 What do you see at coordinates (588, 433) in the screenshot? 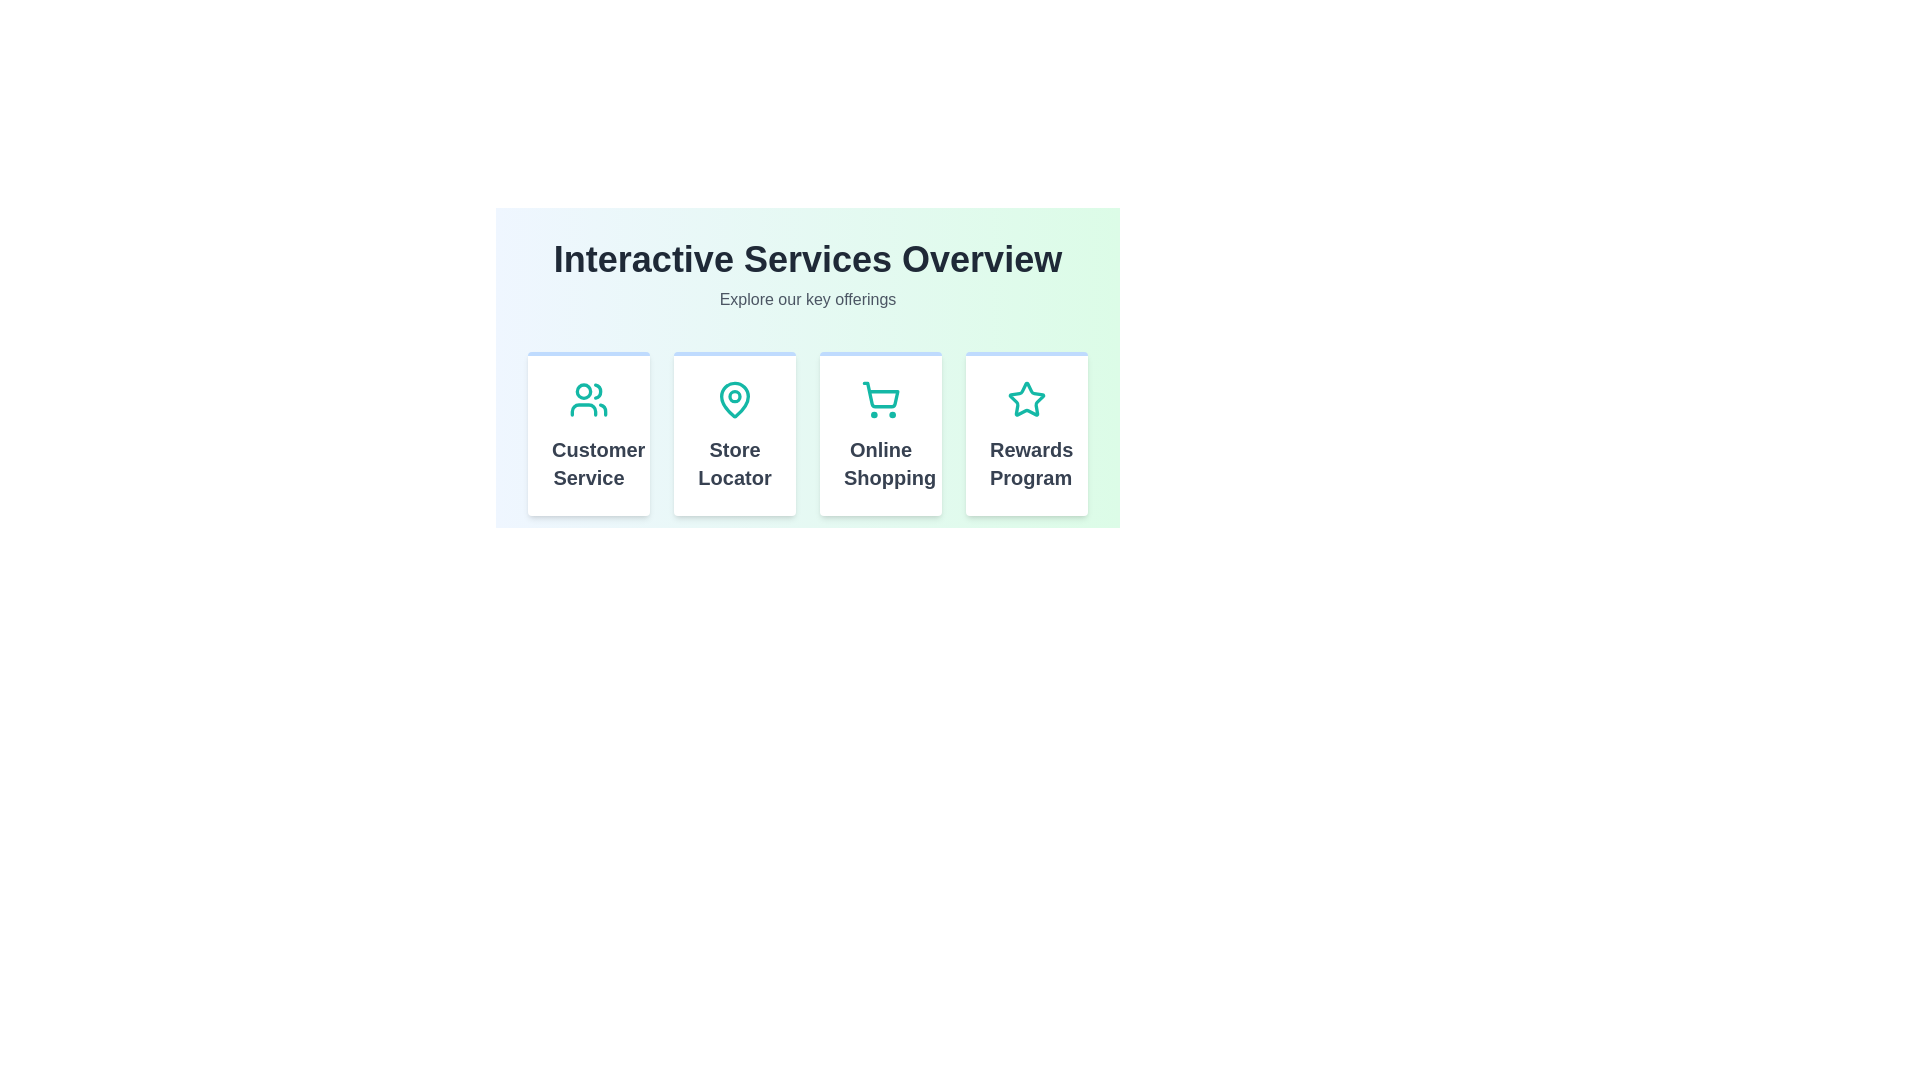
I see `the 'Customer Service' Interactive Card, which features a white background, rounded corners, and an icon of two user silhouettes in teal color` at bounding box center [588, 433].